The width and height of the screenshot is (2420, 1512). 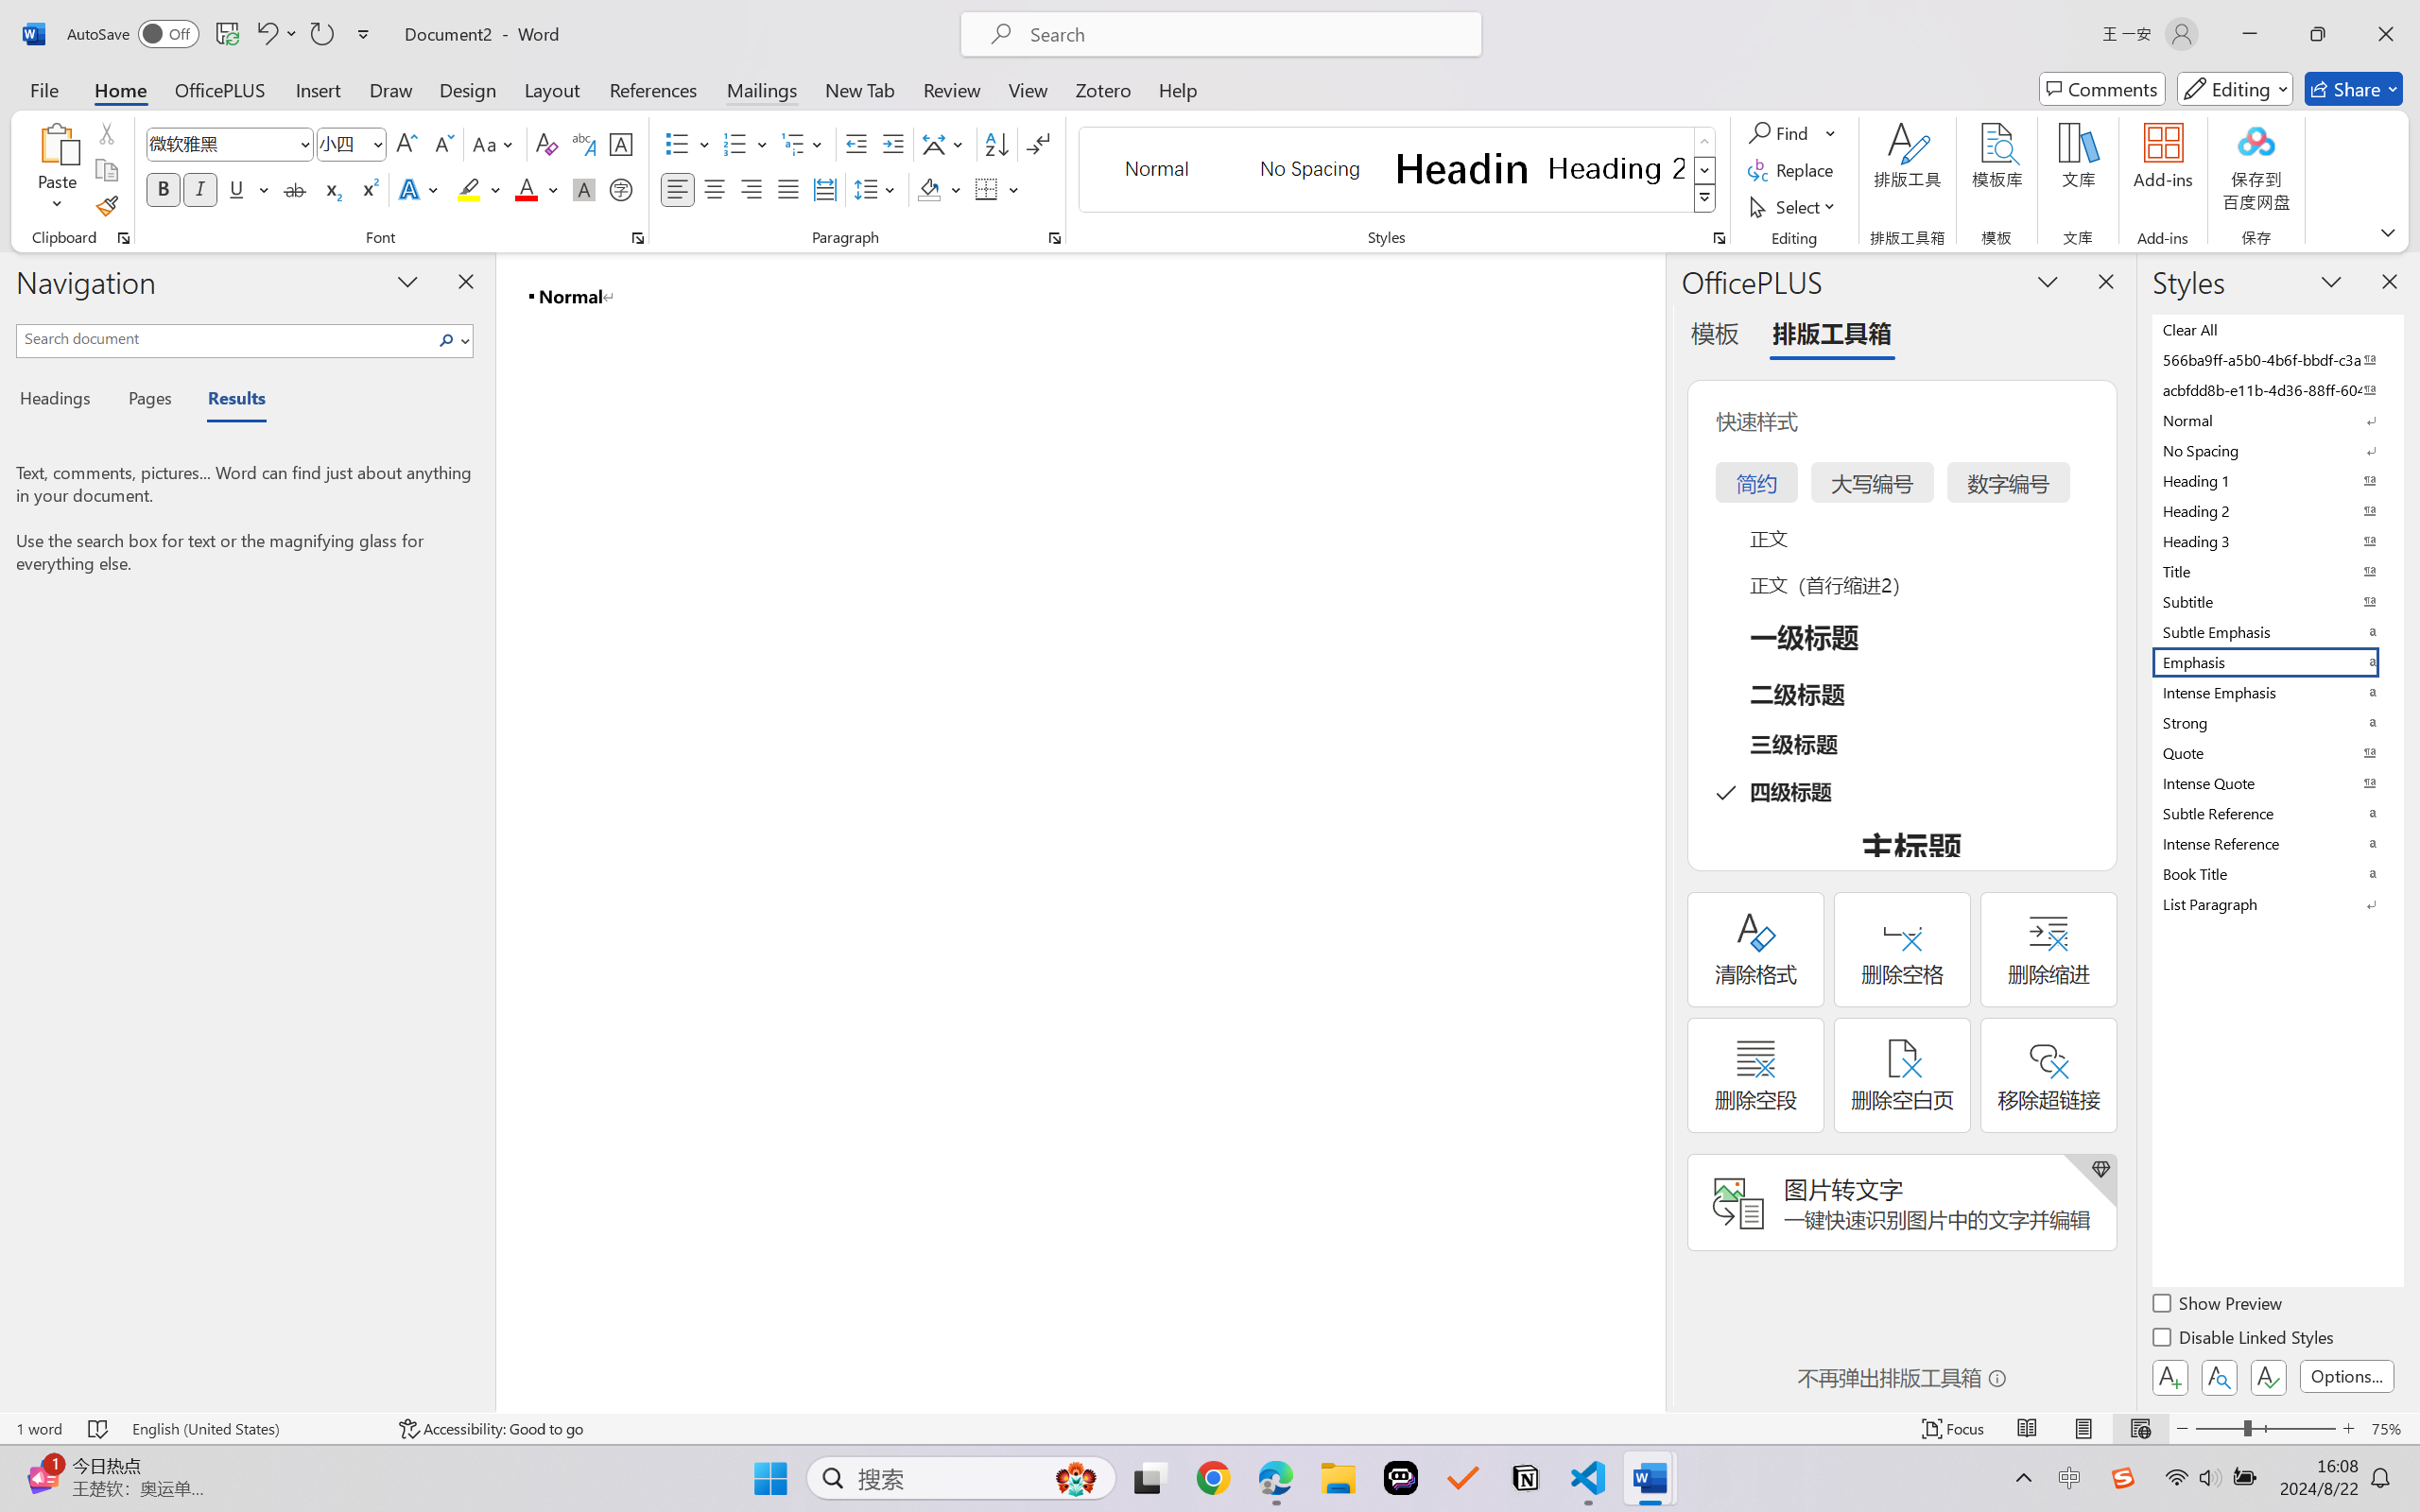 What do you see at coordinates (2083, 1428) in the screenshot?
I see `'Print Layout'` at bounding box center [2083, 1428].